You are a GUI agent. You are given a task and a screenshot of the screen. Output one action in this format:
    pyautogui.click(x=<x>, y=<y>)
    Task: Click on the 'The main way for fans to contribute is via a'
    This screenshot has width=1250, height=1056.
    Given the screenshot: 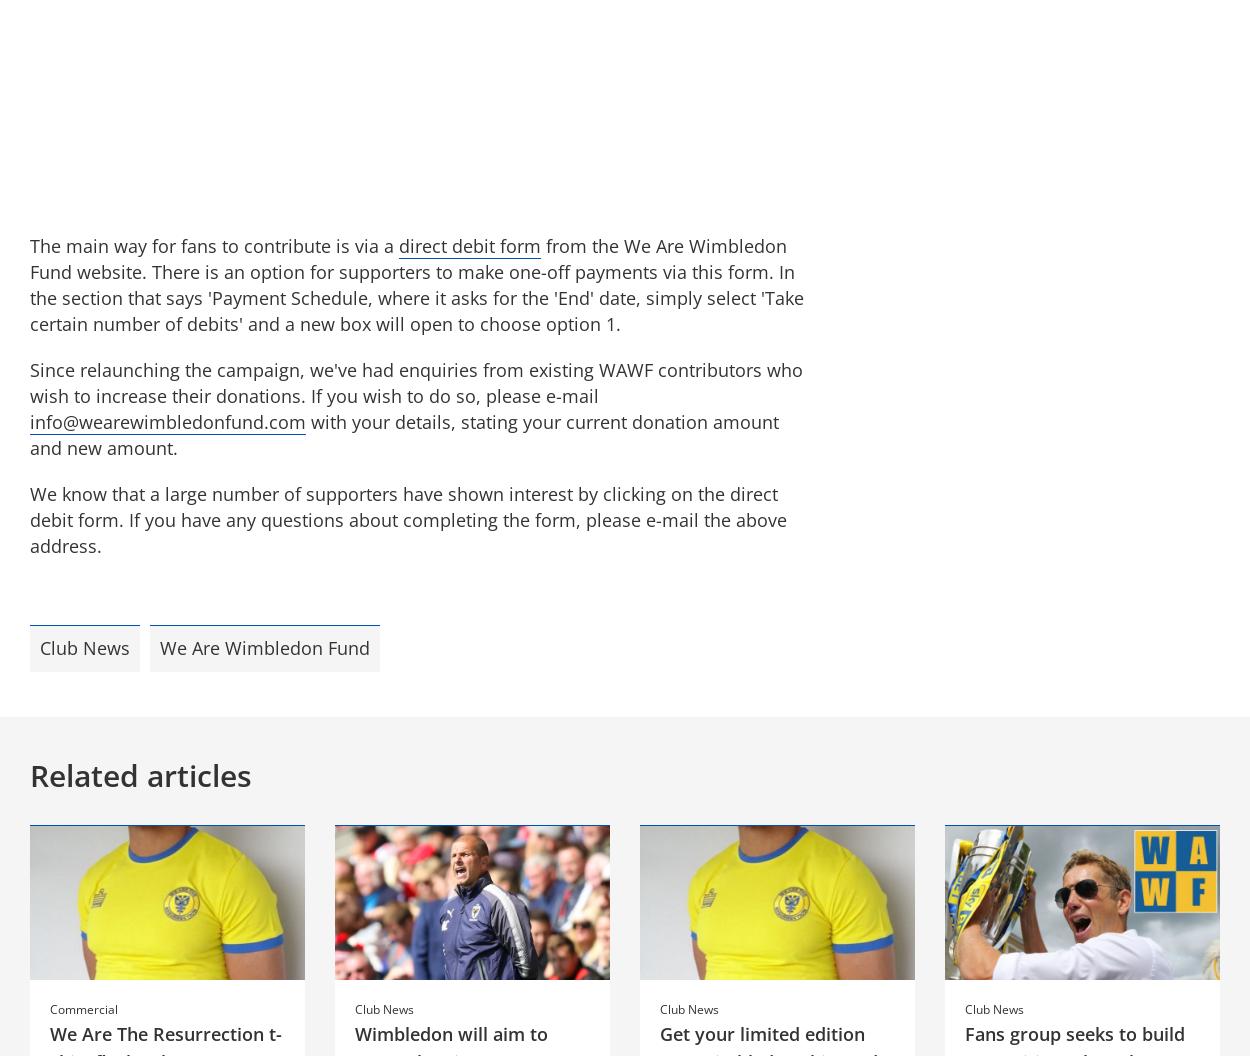 What is the action you would take?
    pyautogui.click(x=213, y=243)
    